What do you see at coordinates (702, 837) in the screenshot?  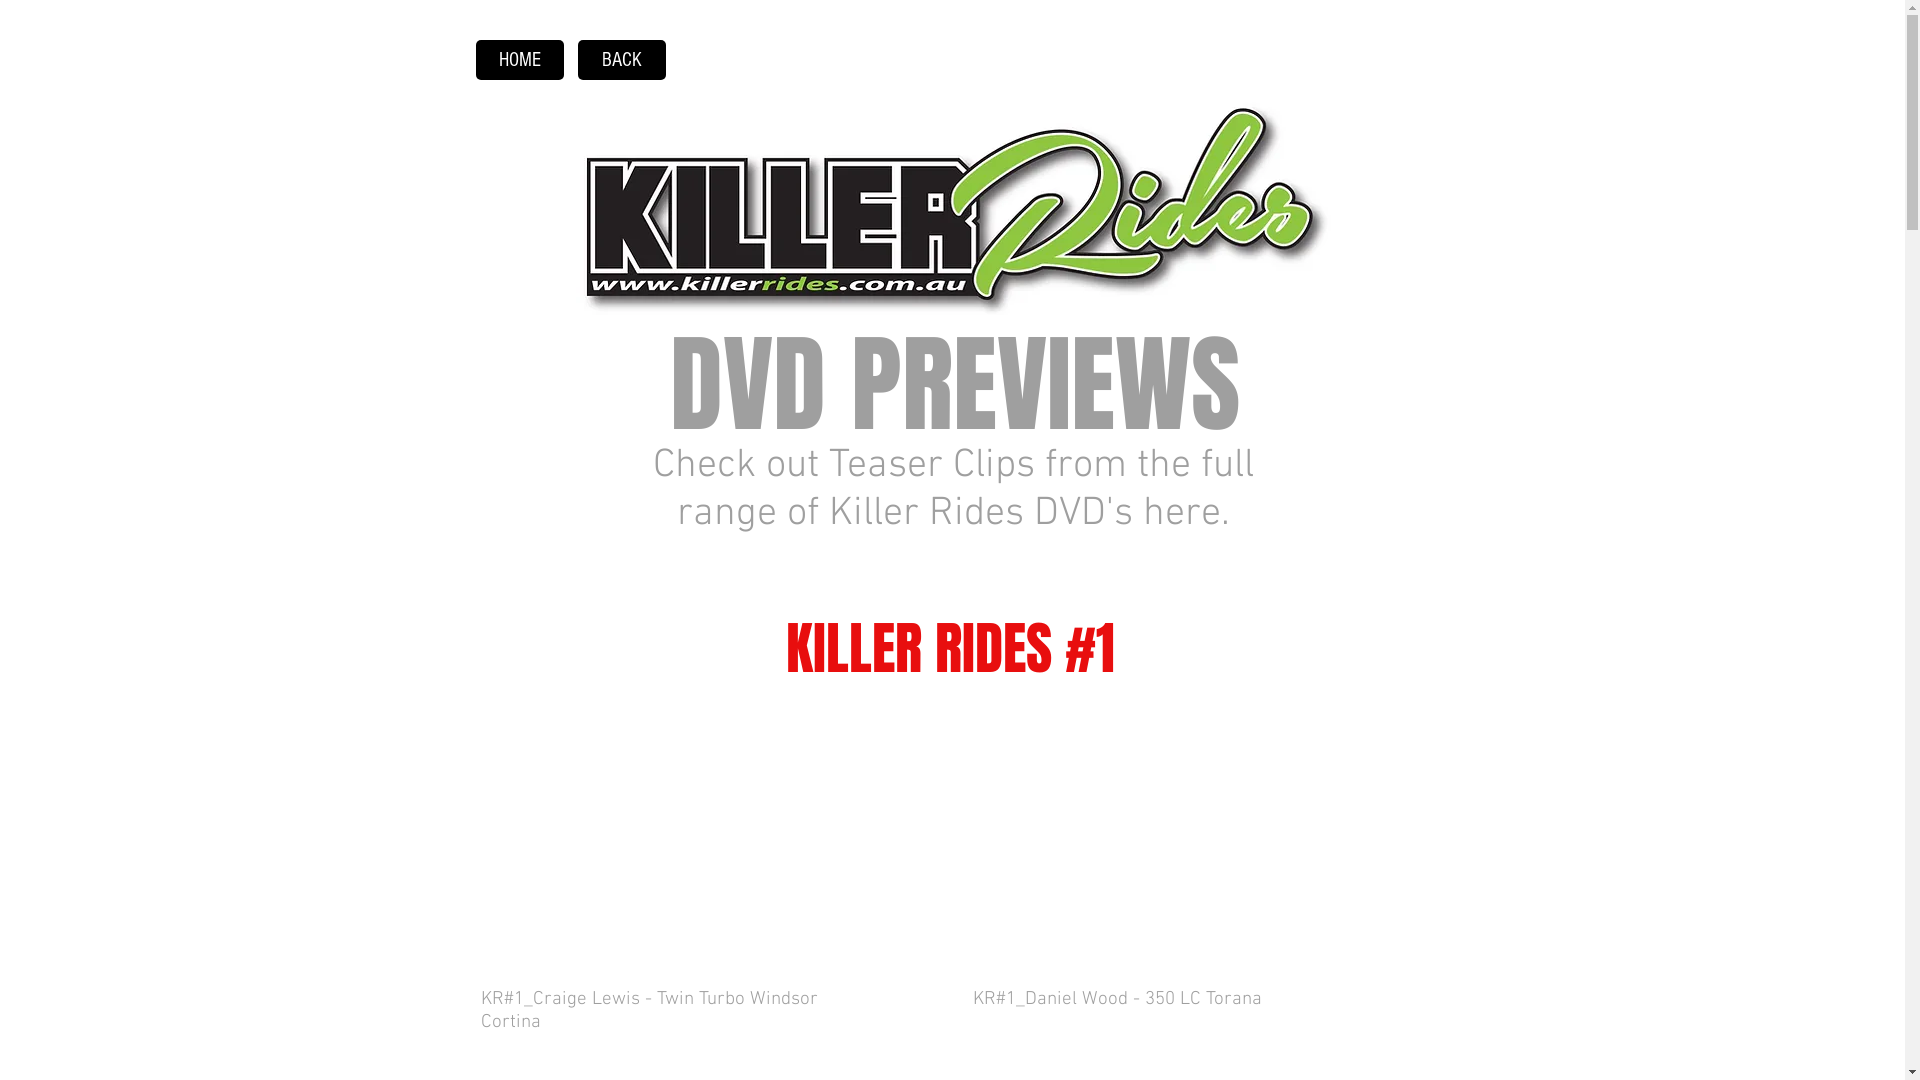 I see `'External YouTube'` at bounding box center [702, 837].